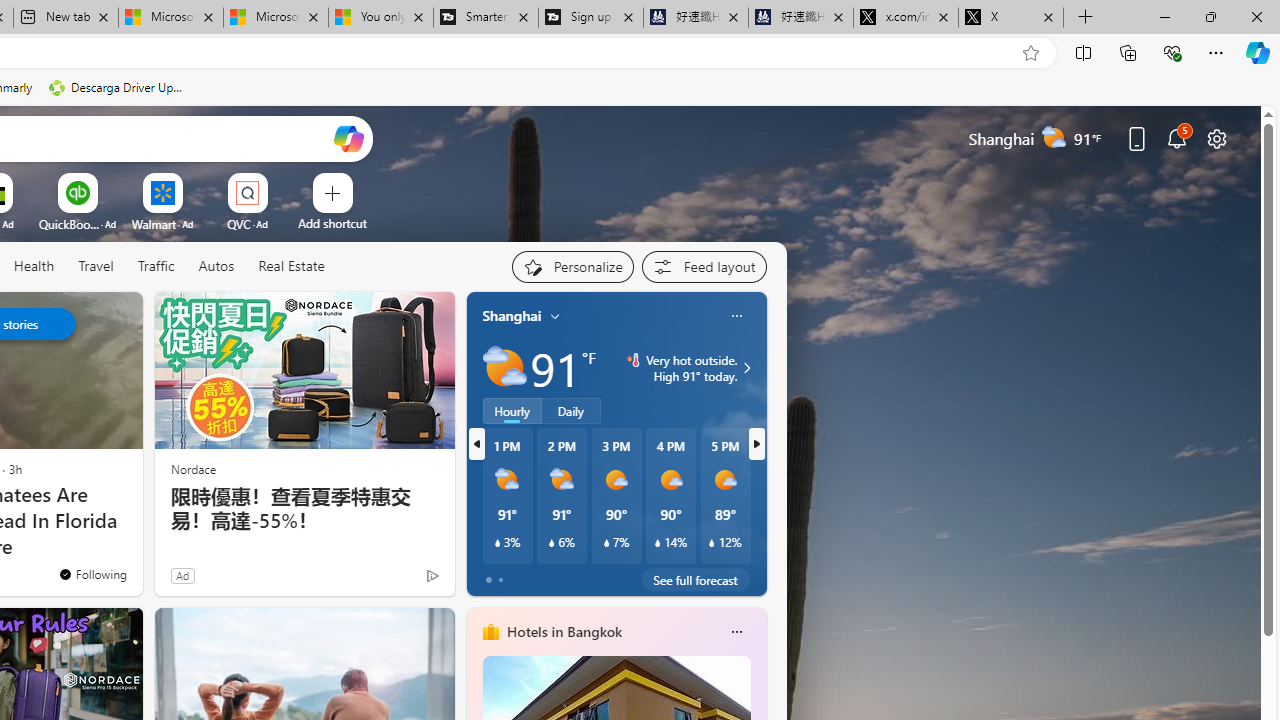 This screenshot has width=1280, height=720. What do you see at coordinates (290, 265) in the screenshot?
I see `'Real Estate'` at bounding box center [290, 265].